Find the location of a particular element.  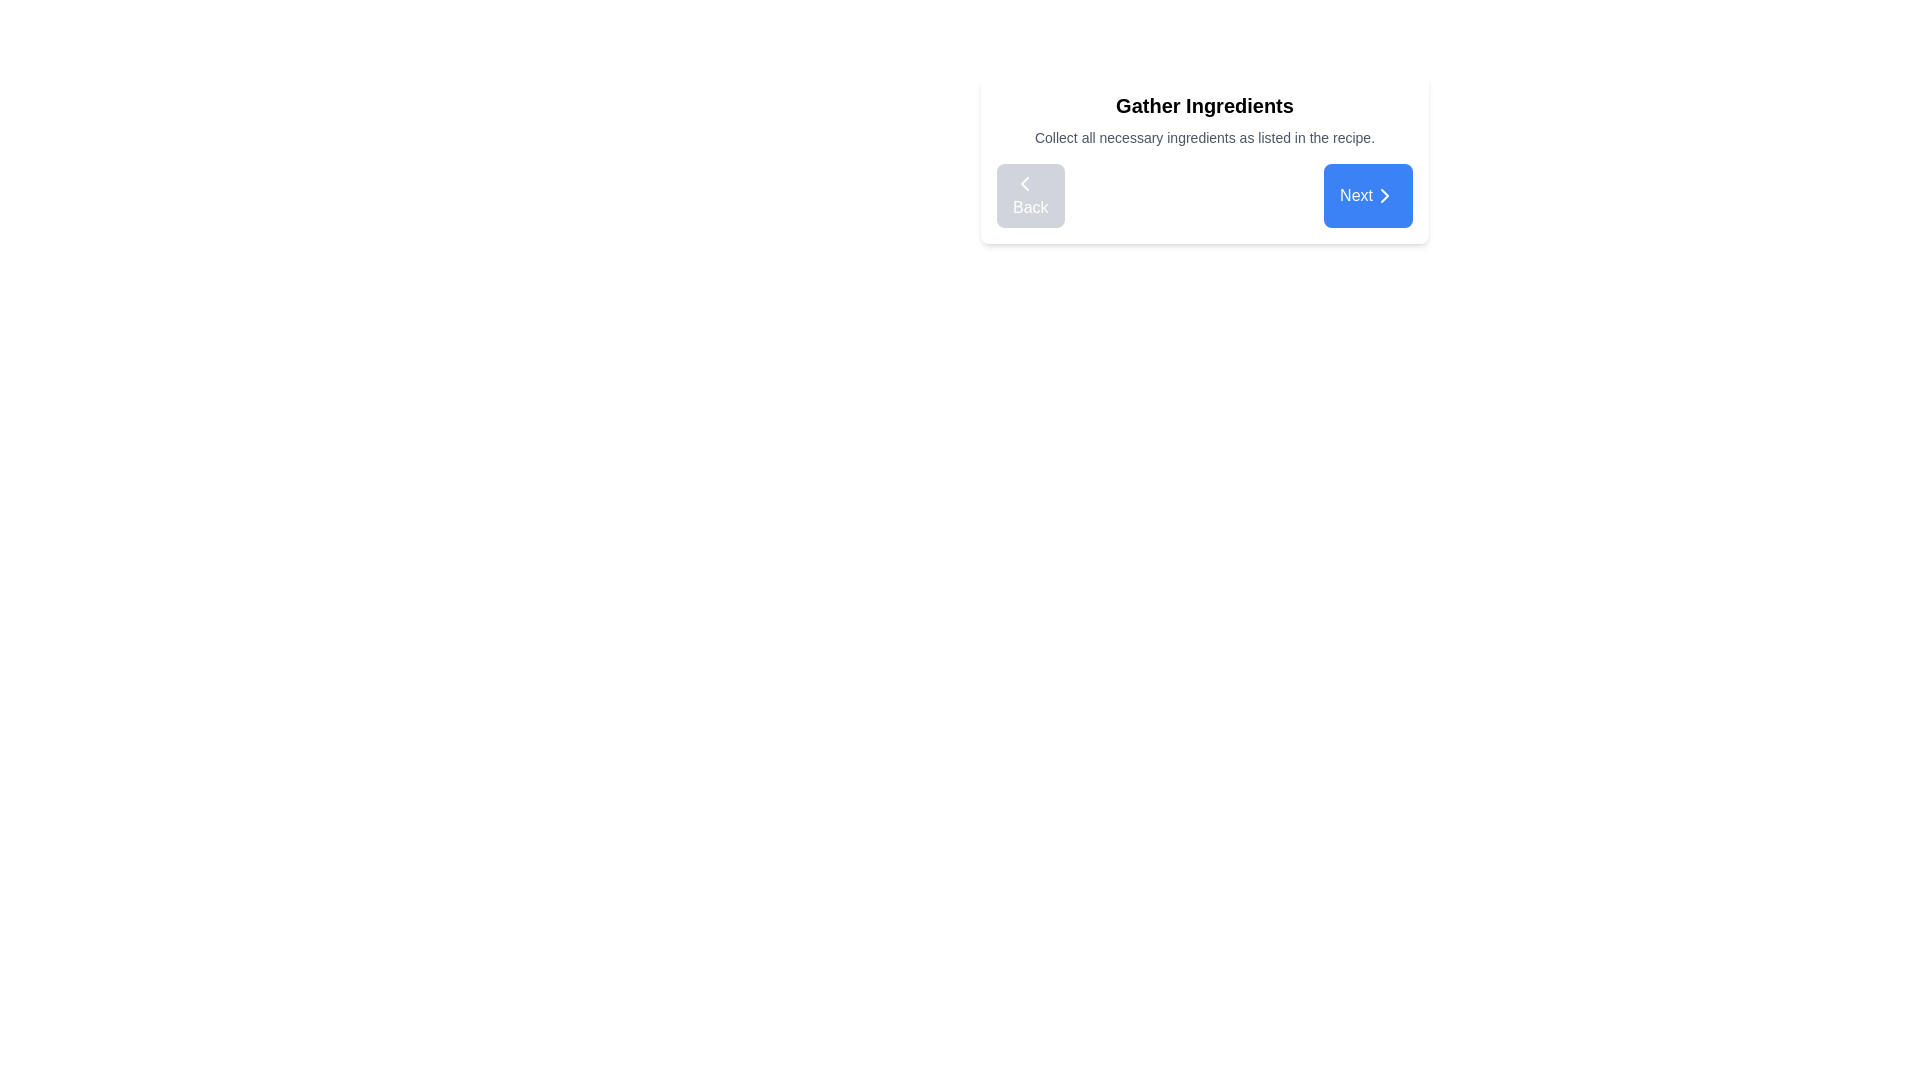

the bold text label reading 'Gather Ingredients' located at the center-top of the card-like structure is located at coordinates (1203, 105).